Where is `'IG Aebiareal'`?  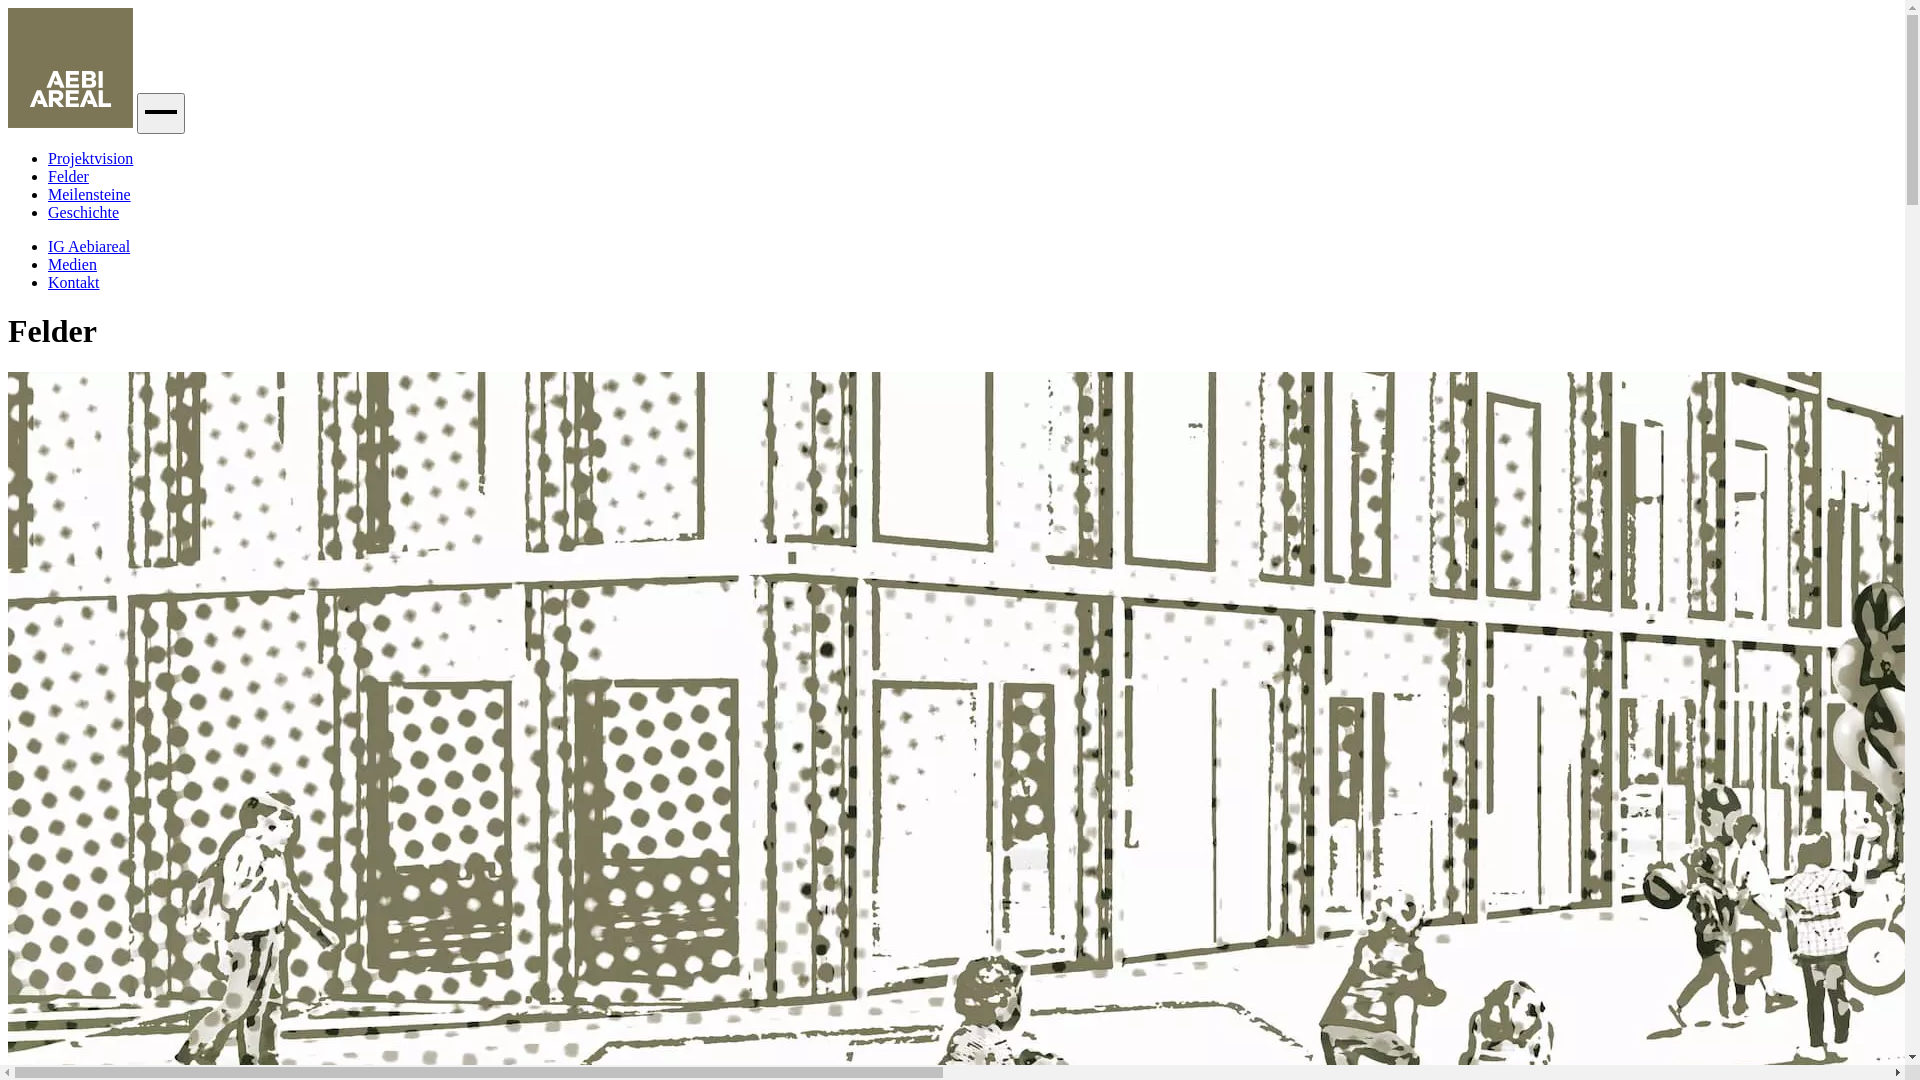
'IG Aebiareal' is located at coordinates (88, 245).